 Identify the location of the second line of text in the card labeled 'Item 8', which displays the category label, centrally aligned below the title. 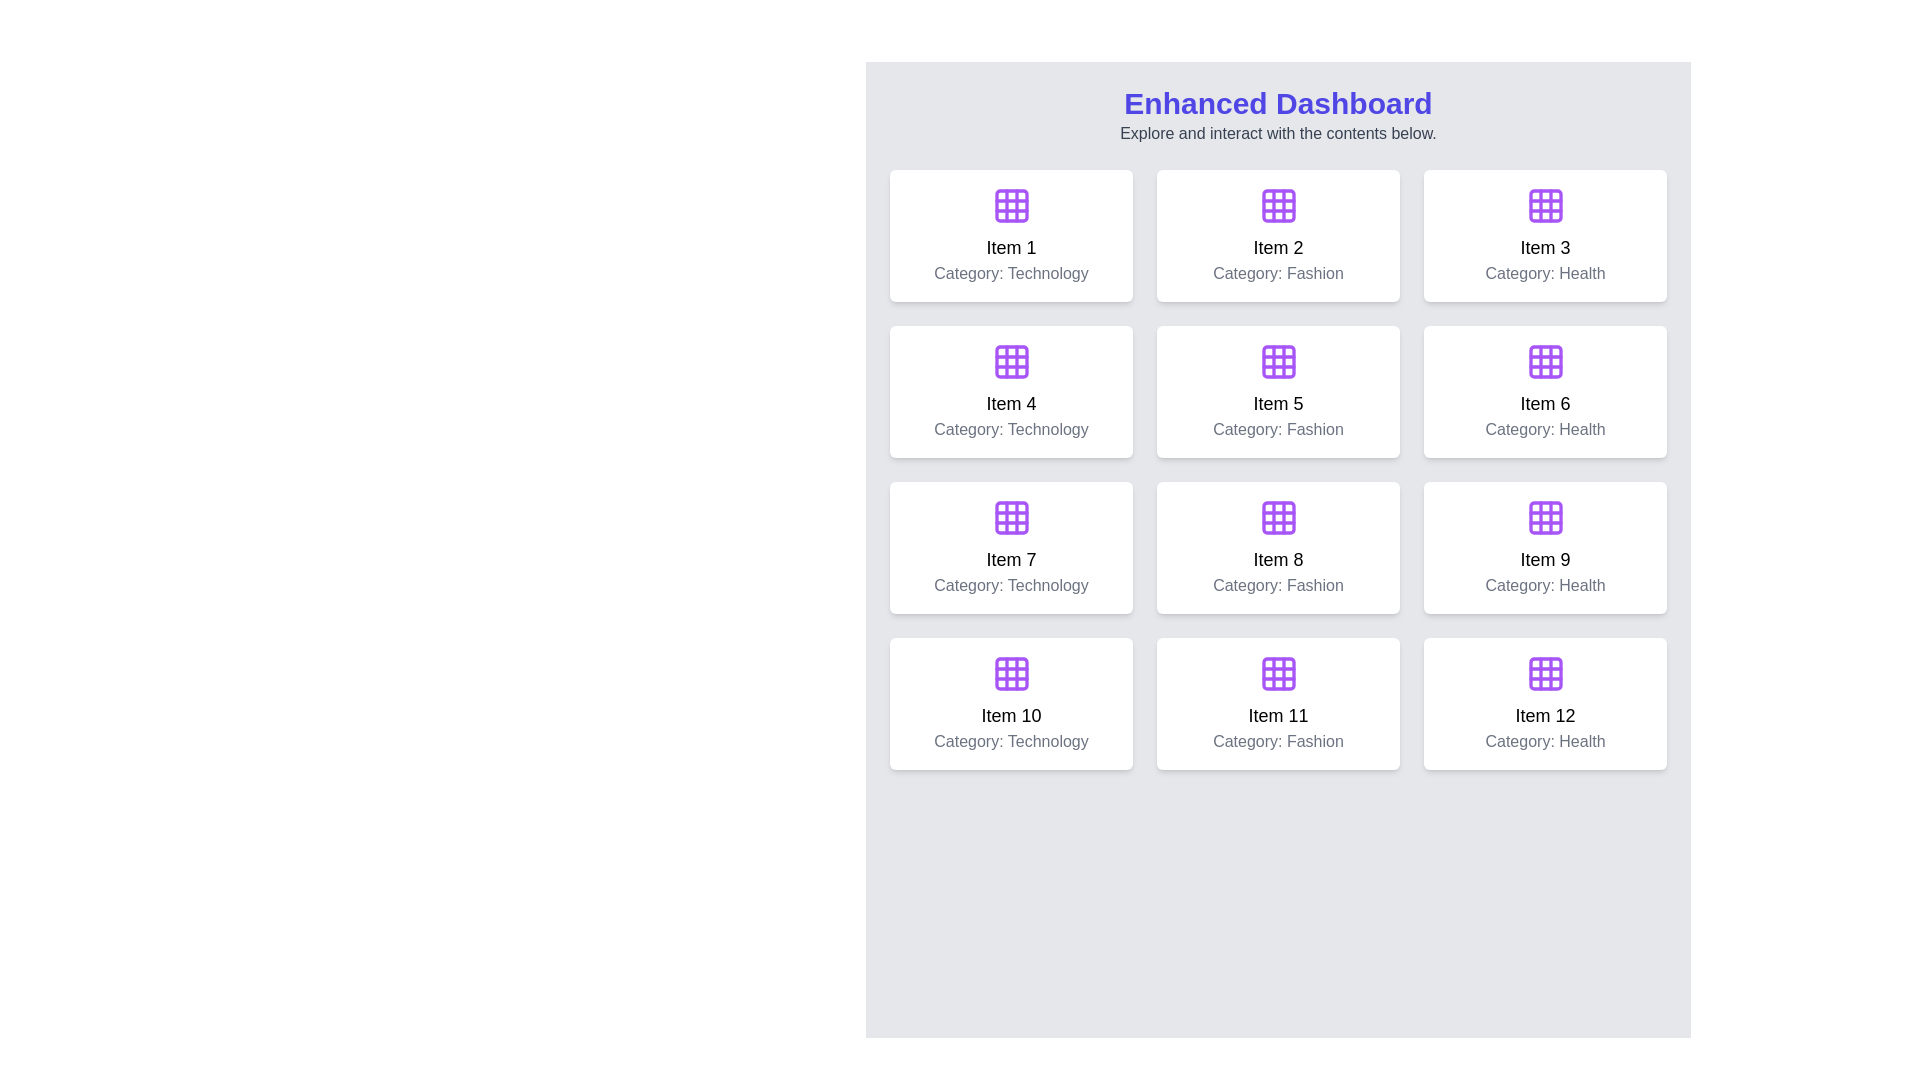
(1277, 585).